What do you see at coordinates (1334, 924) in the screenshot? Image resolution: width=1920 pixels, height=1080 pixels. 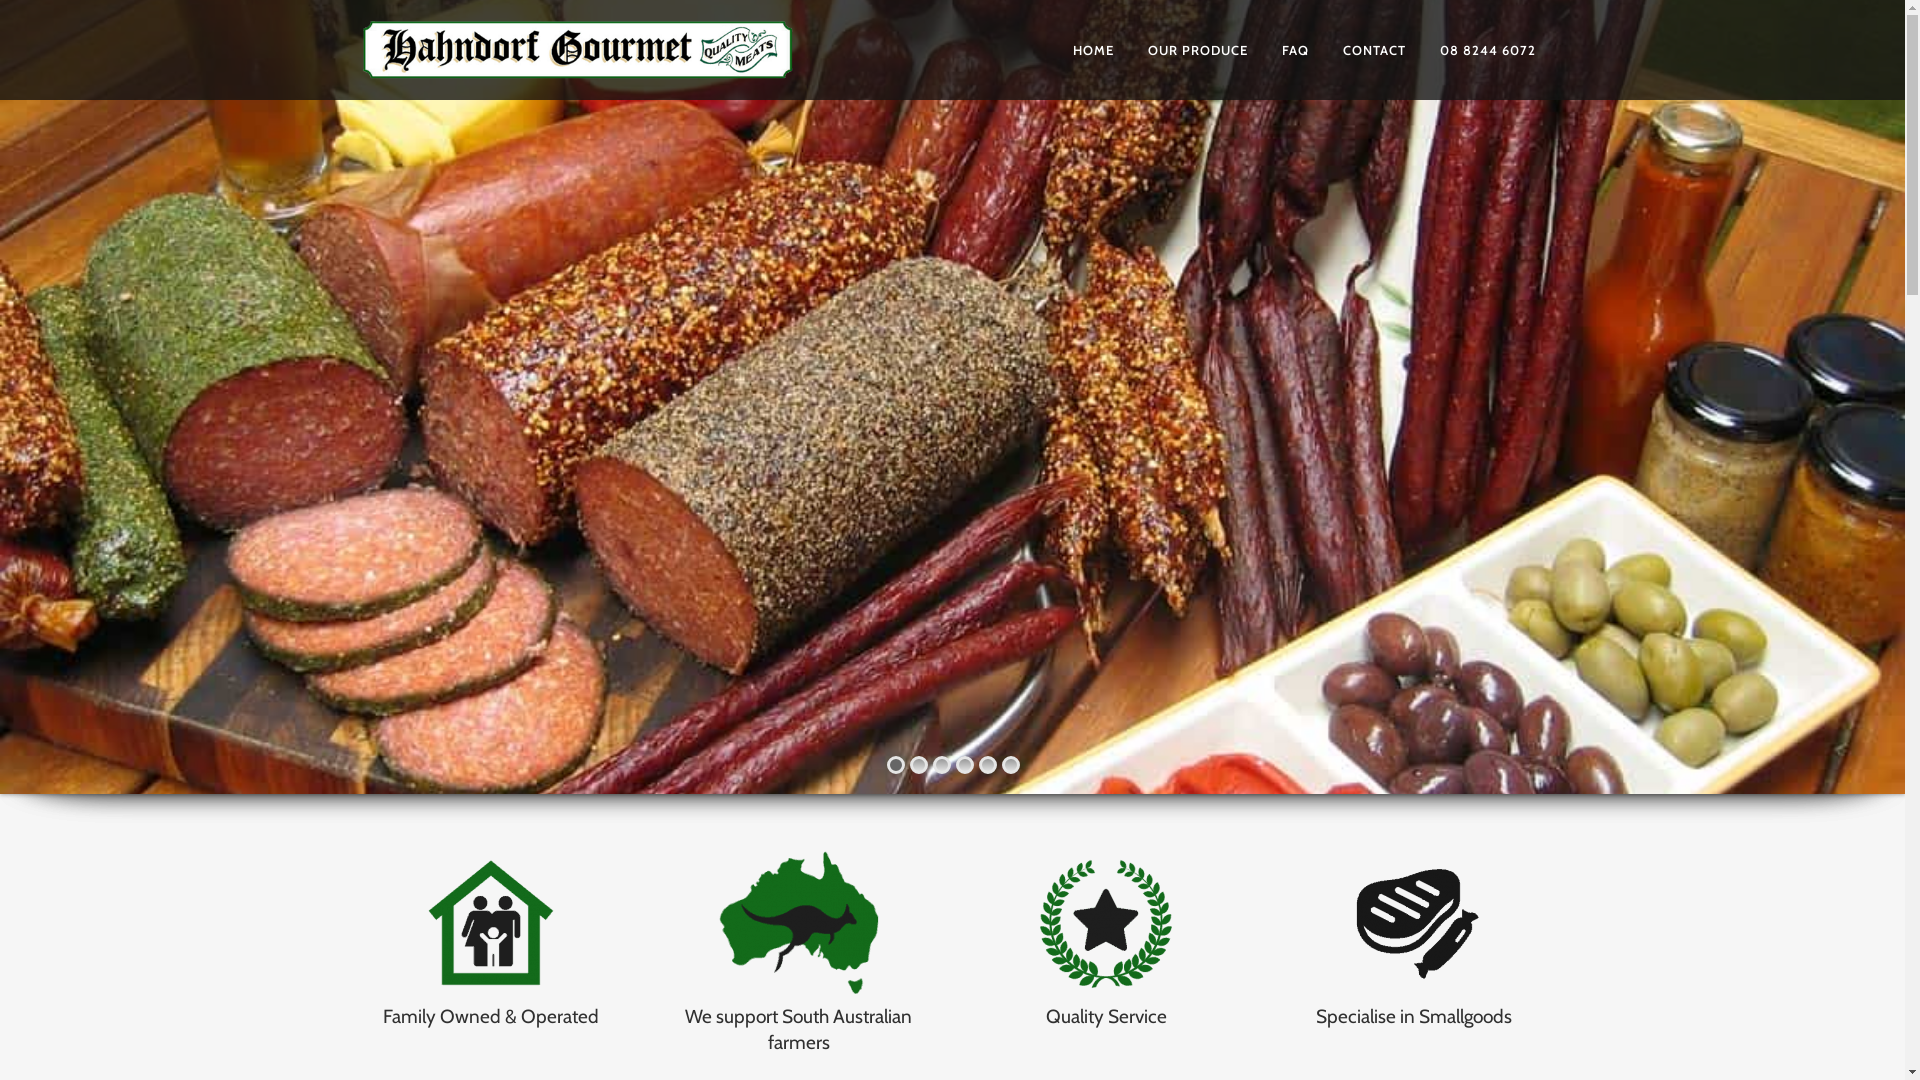 I see `'hg-pod10-01'` at bounding box center [1334, 924].